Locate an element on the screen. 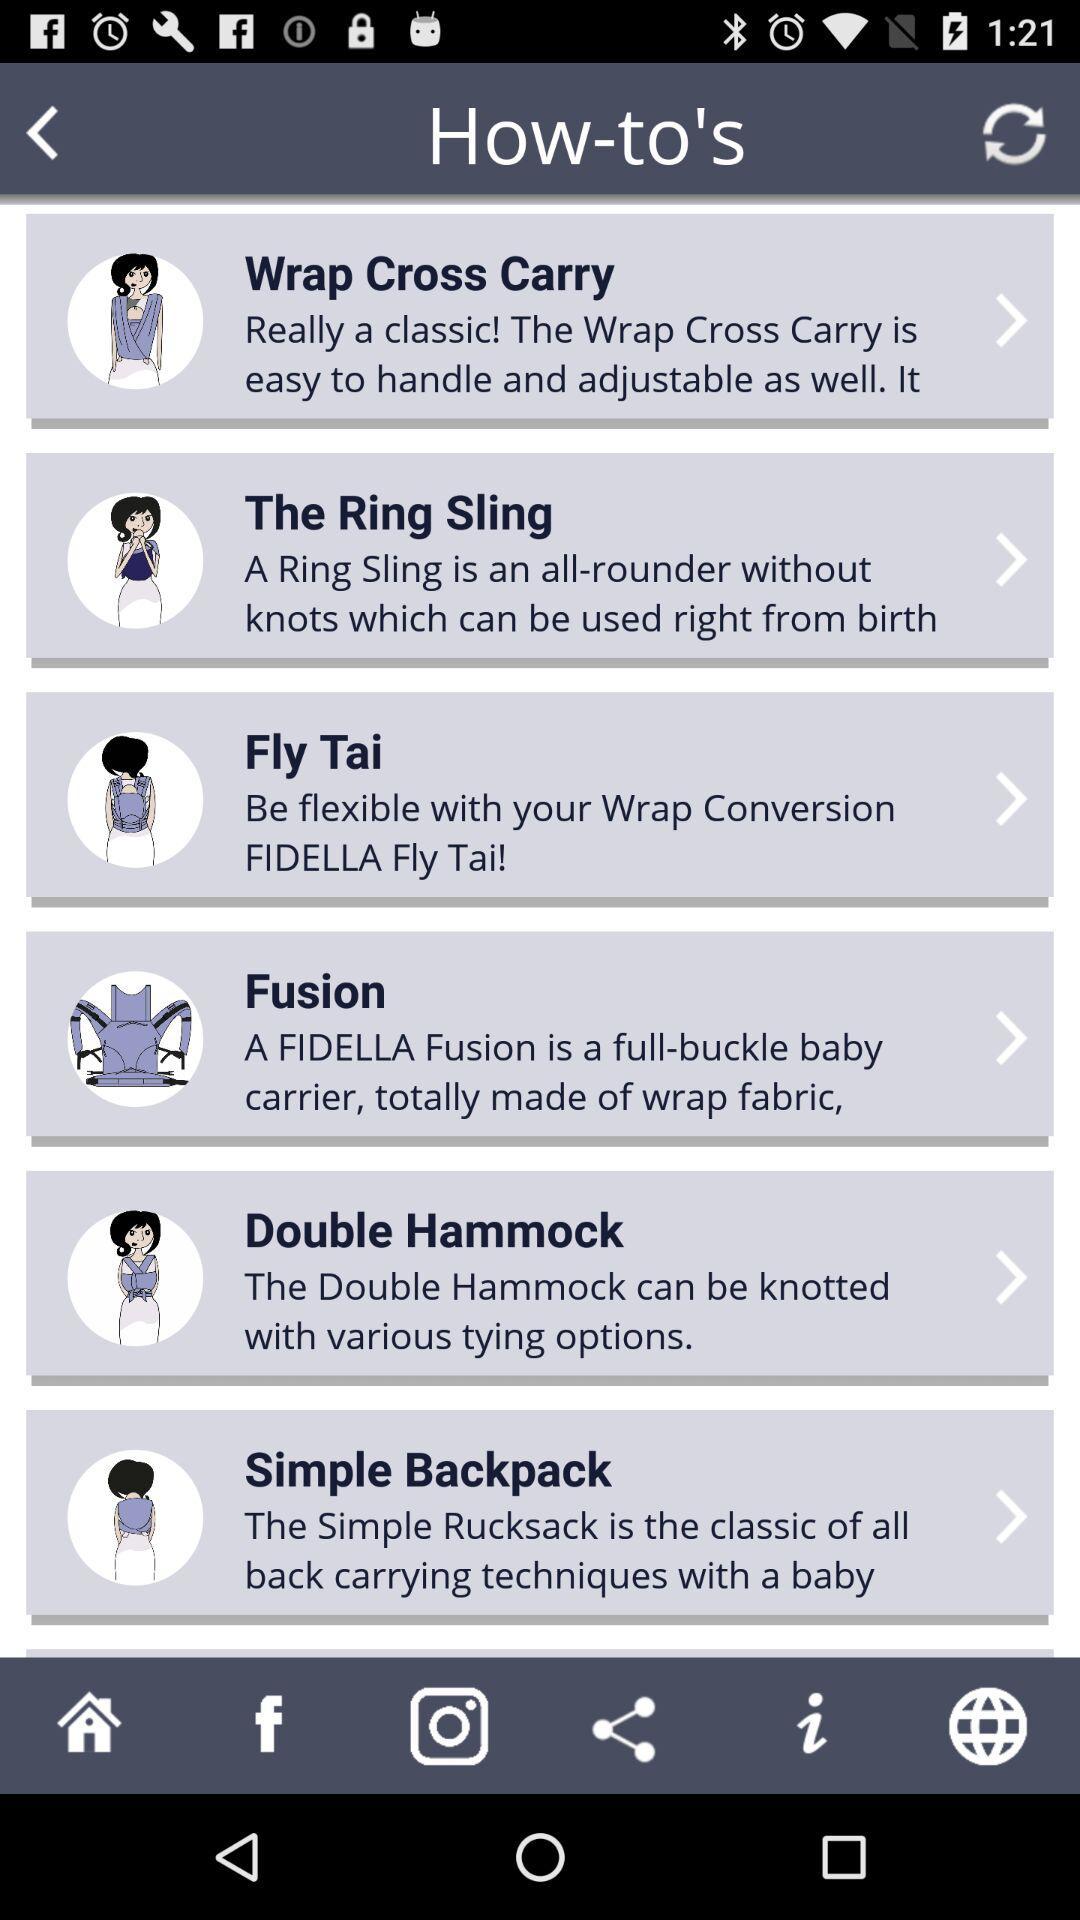 This screenshot has width=1080, height=1920. the share icon is located at coordinates (628, 1846).